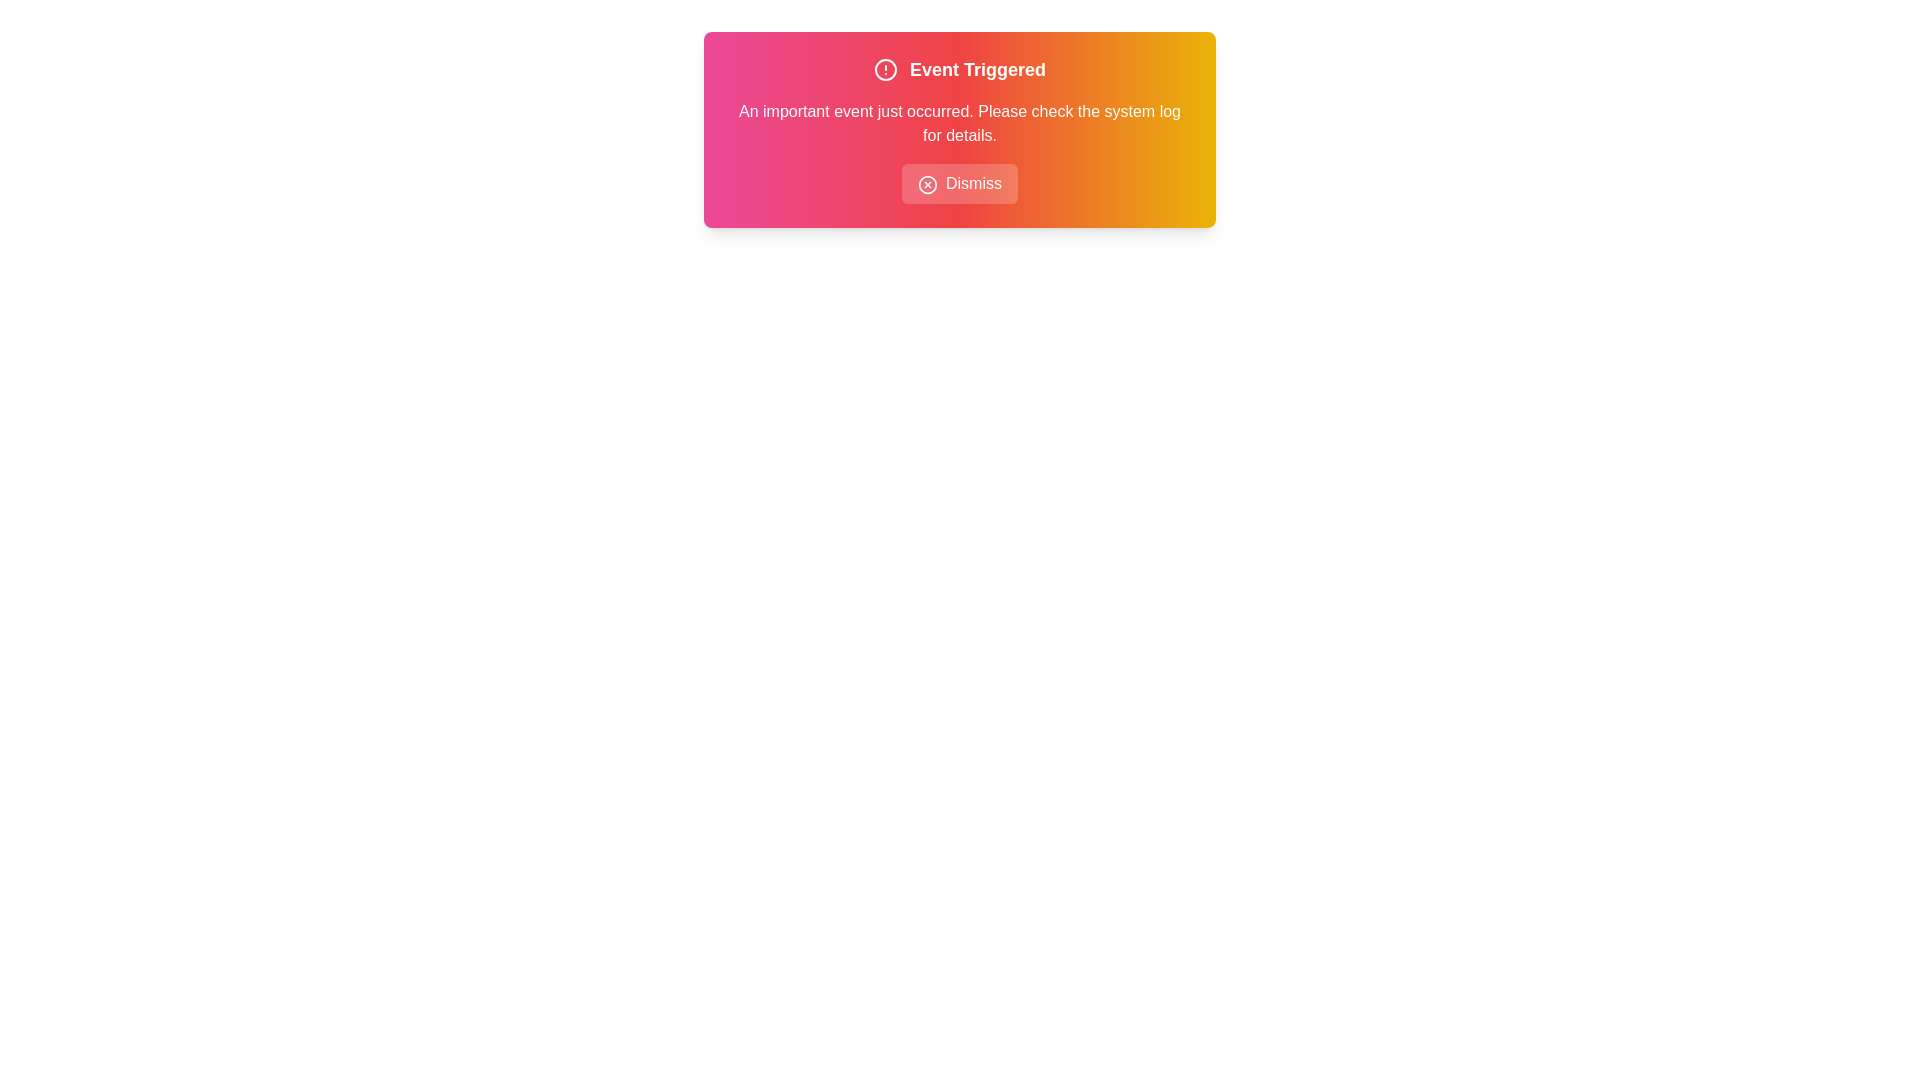 The width and height of the screenshot is (1920, 1080). What do you see at coordinates (926, 184) in the screenshot?
I see `the 'Dismiss' button's icon, which is located inside the button to the left of the text label` at bounding box center [926, 184].